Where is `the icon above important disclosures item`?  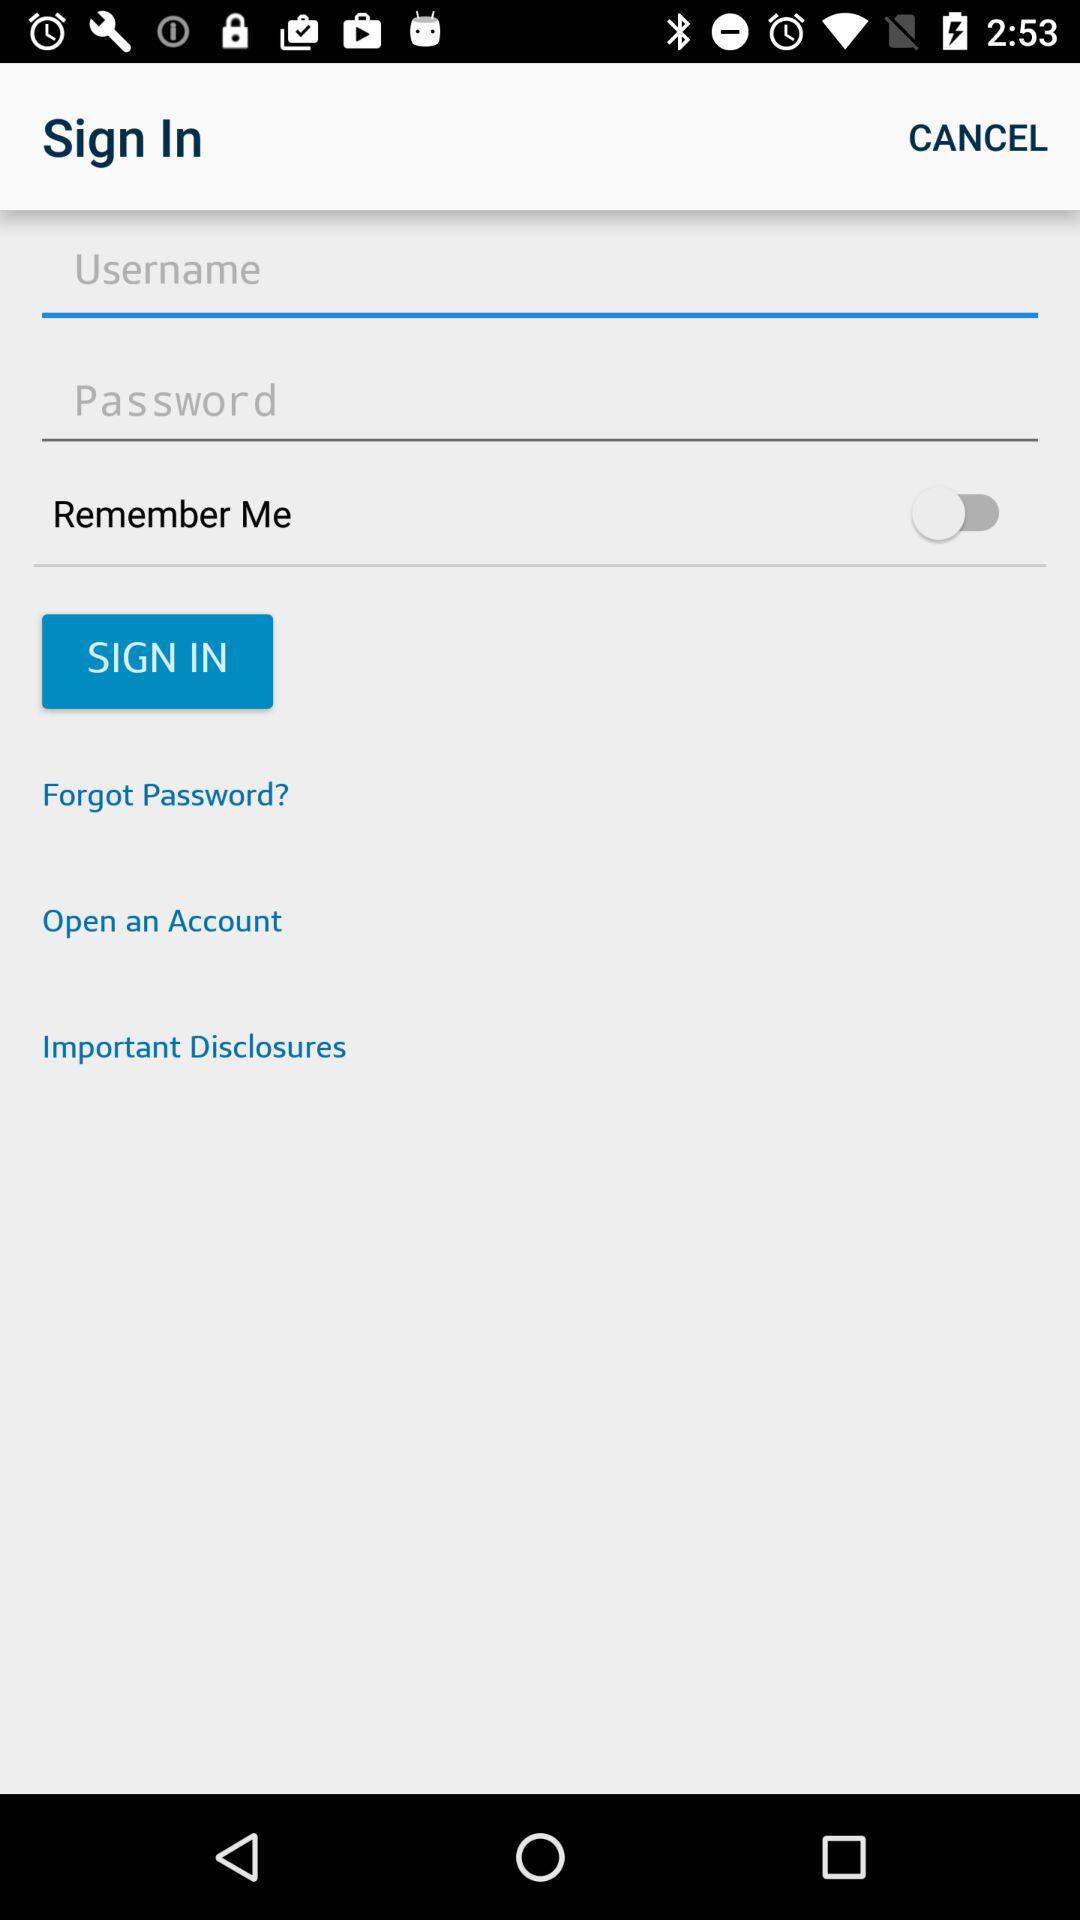 the icon above important disclosures item is located at coordinates (540, 923).